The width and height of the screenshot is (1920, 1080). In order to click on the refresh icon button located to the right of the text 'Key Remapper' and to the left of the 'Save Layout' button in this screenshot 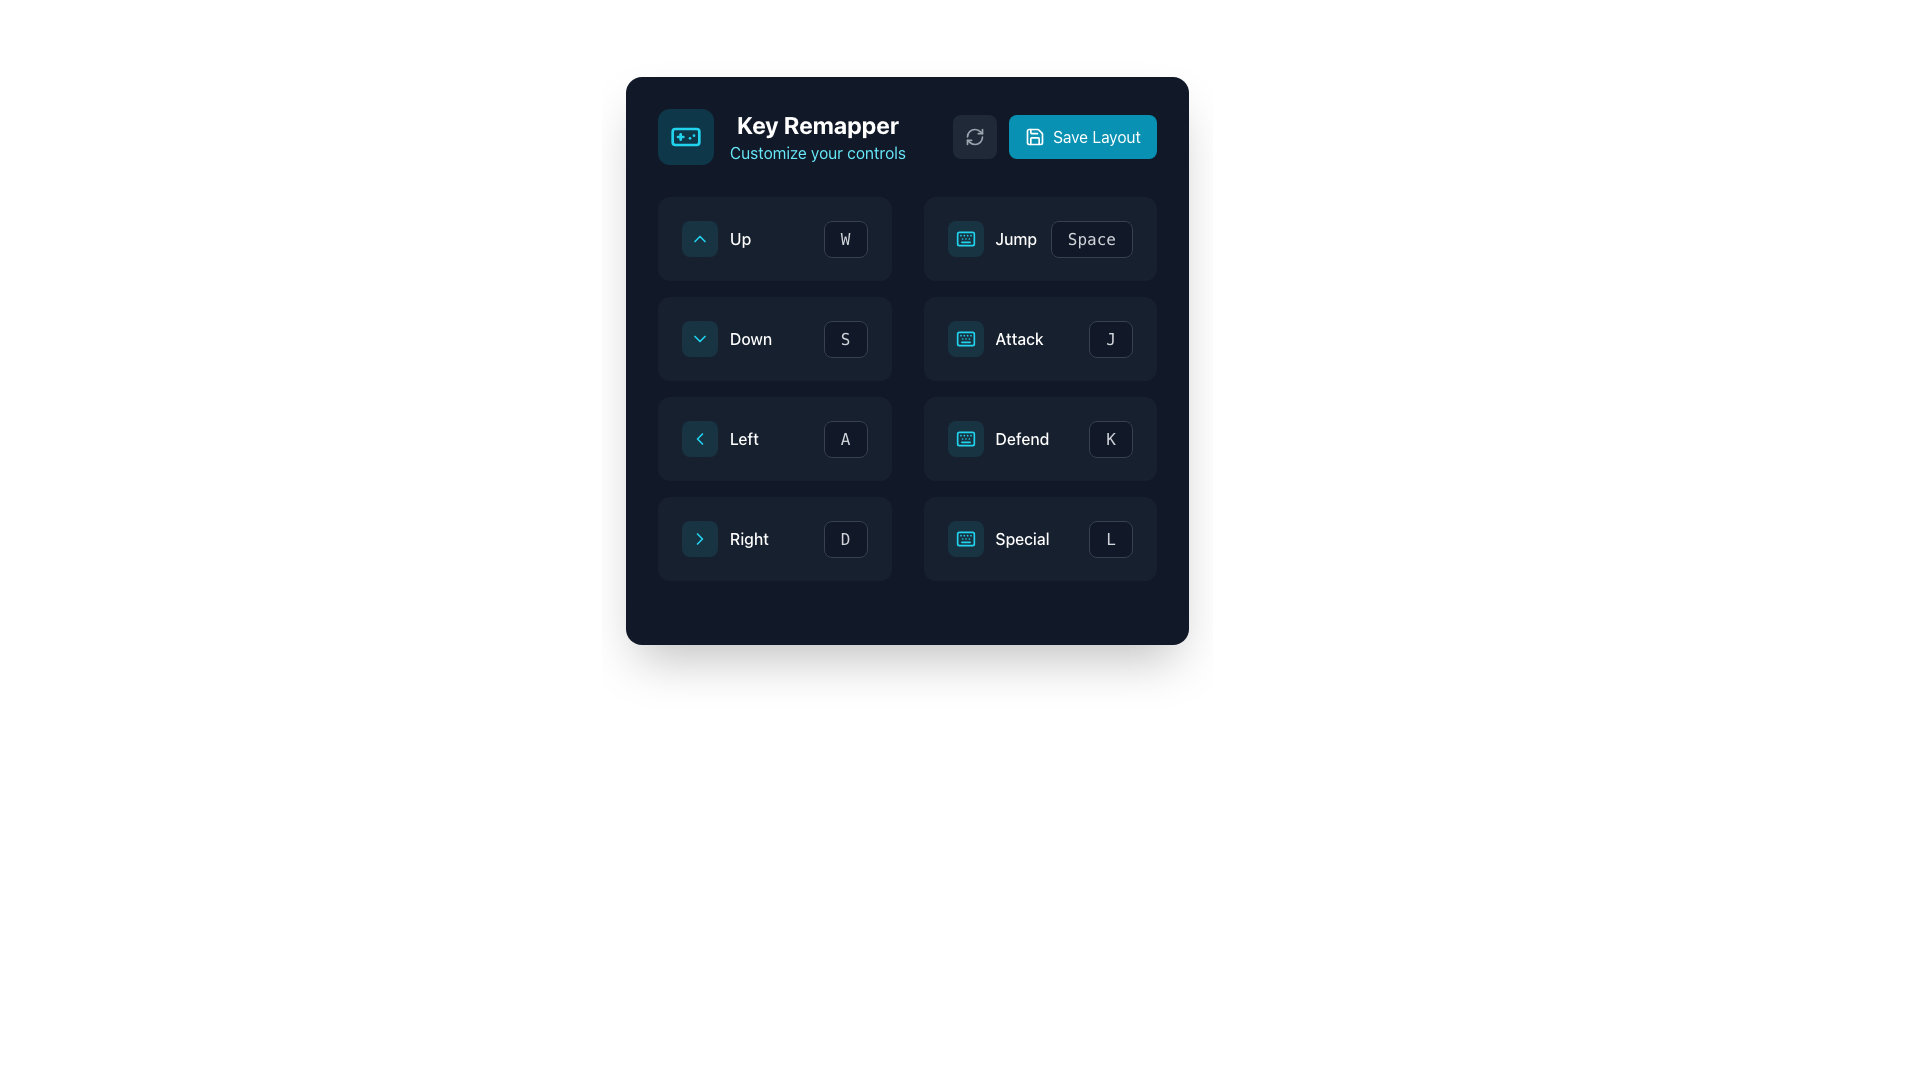, I will do `click(975, 136)`.